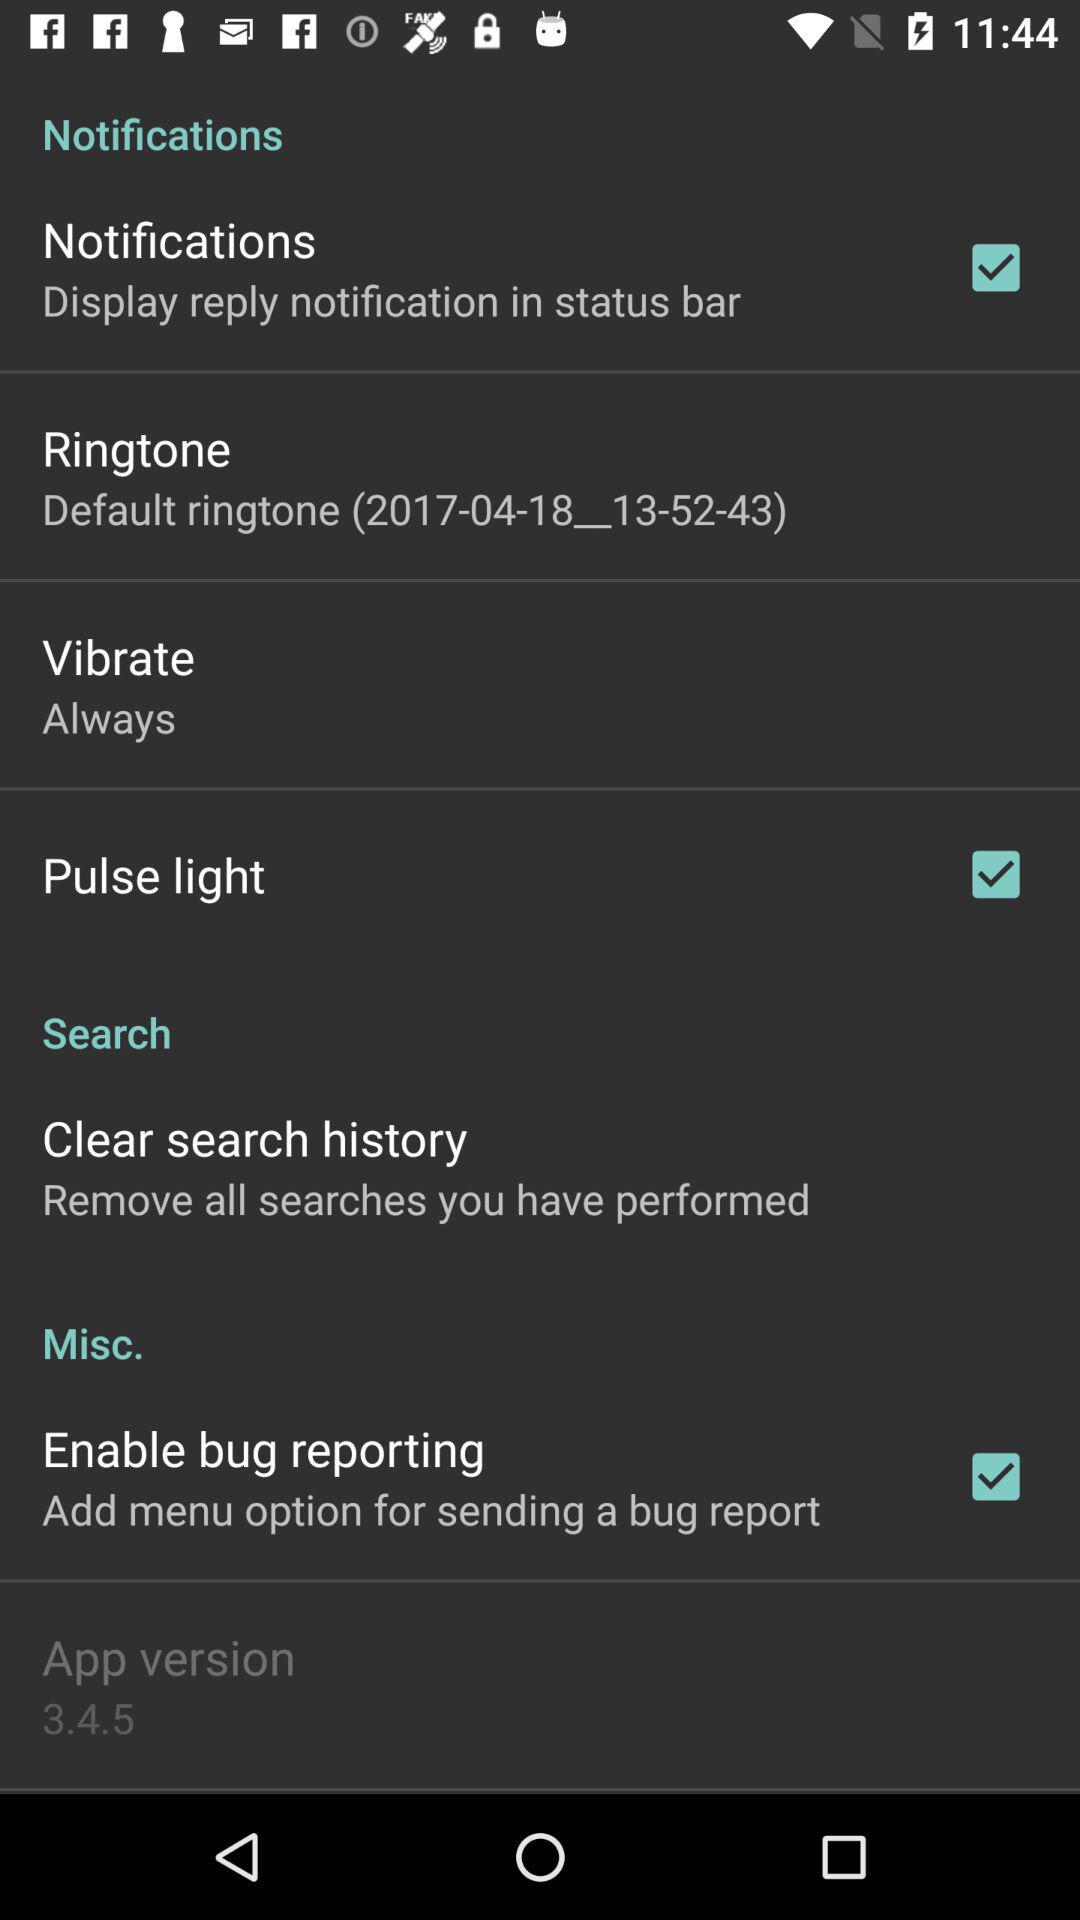 The height and width of the screenshot is (1920, 1080). Describe the element at coordinates (87, 1716) in the screenshot. I see `3.4.5 icon` at that location.